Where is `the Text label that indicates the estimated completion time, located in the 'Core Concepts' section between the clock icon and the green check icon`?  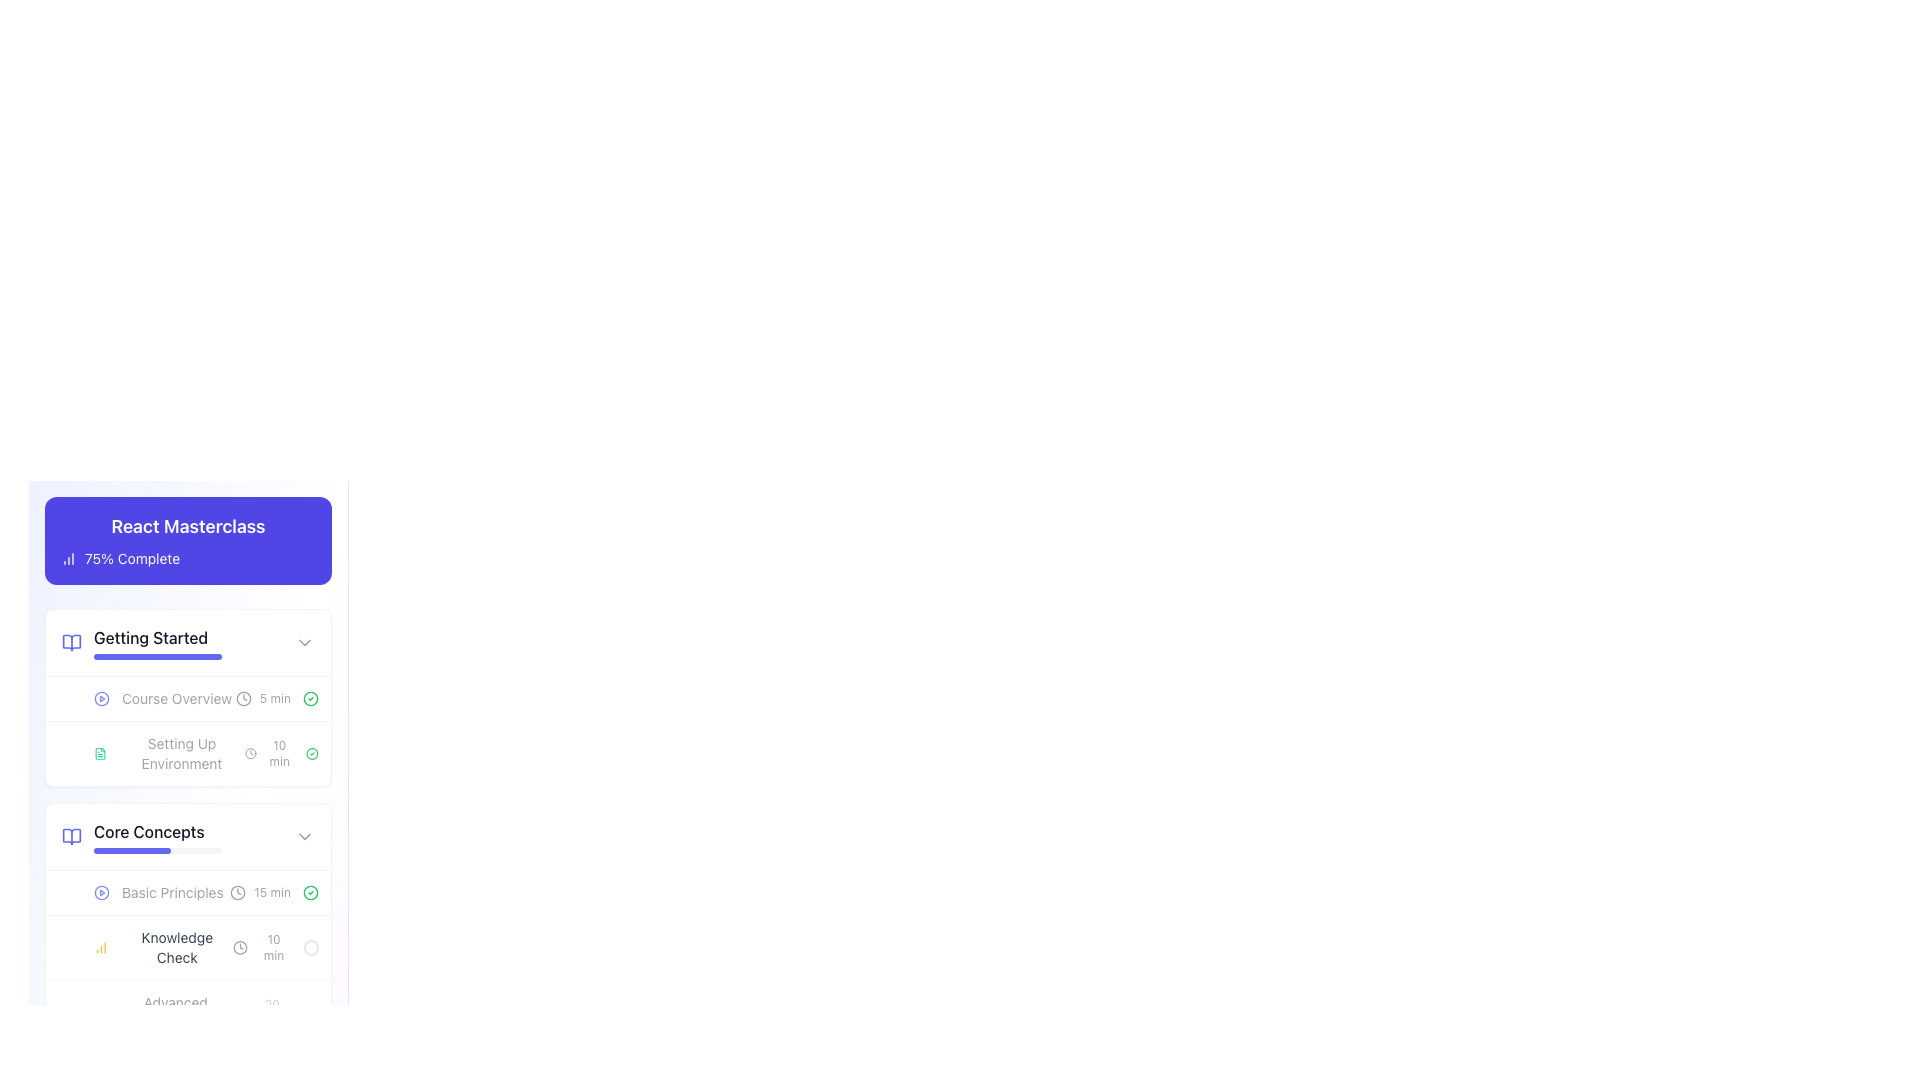
the Text label that indicates the estimated completion time, located in the 'Core Concepts' section between the clock icon and the green check icon is located at coordinates (273, 892).